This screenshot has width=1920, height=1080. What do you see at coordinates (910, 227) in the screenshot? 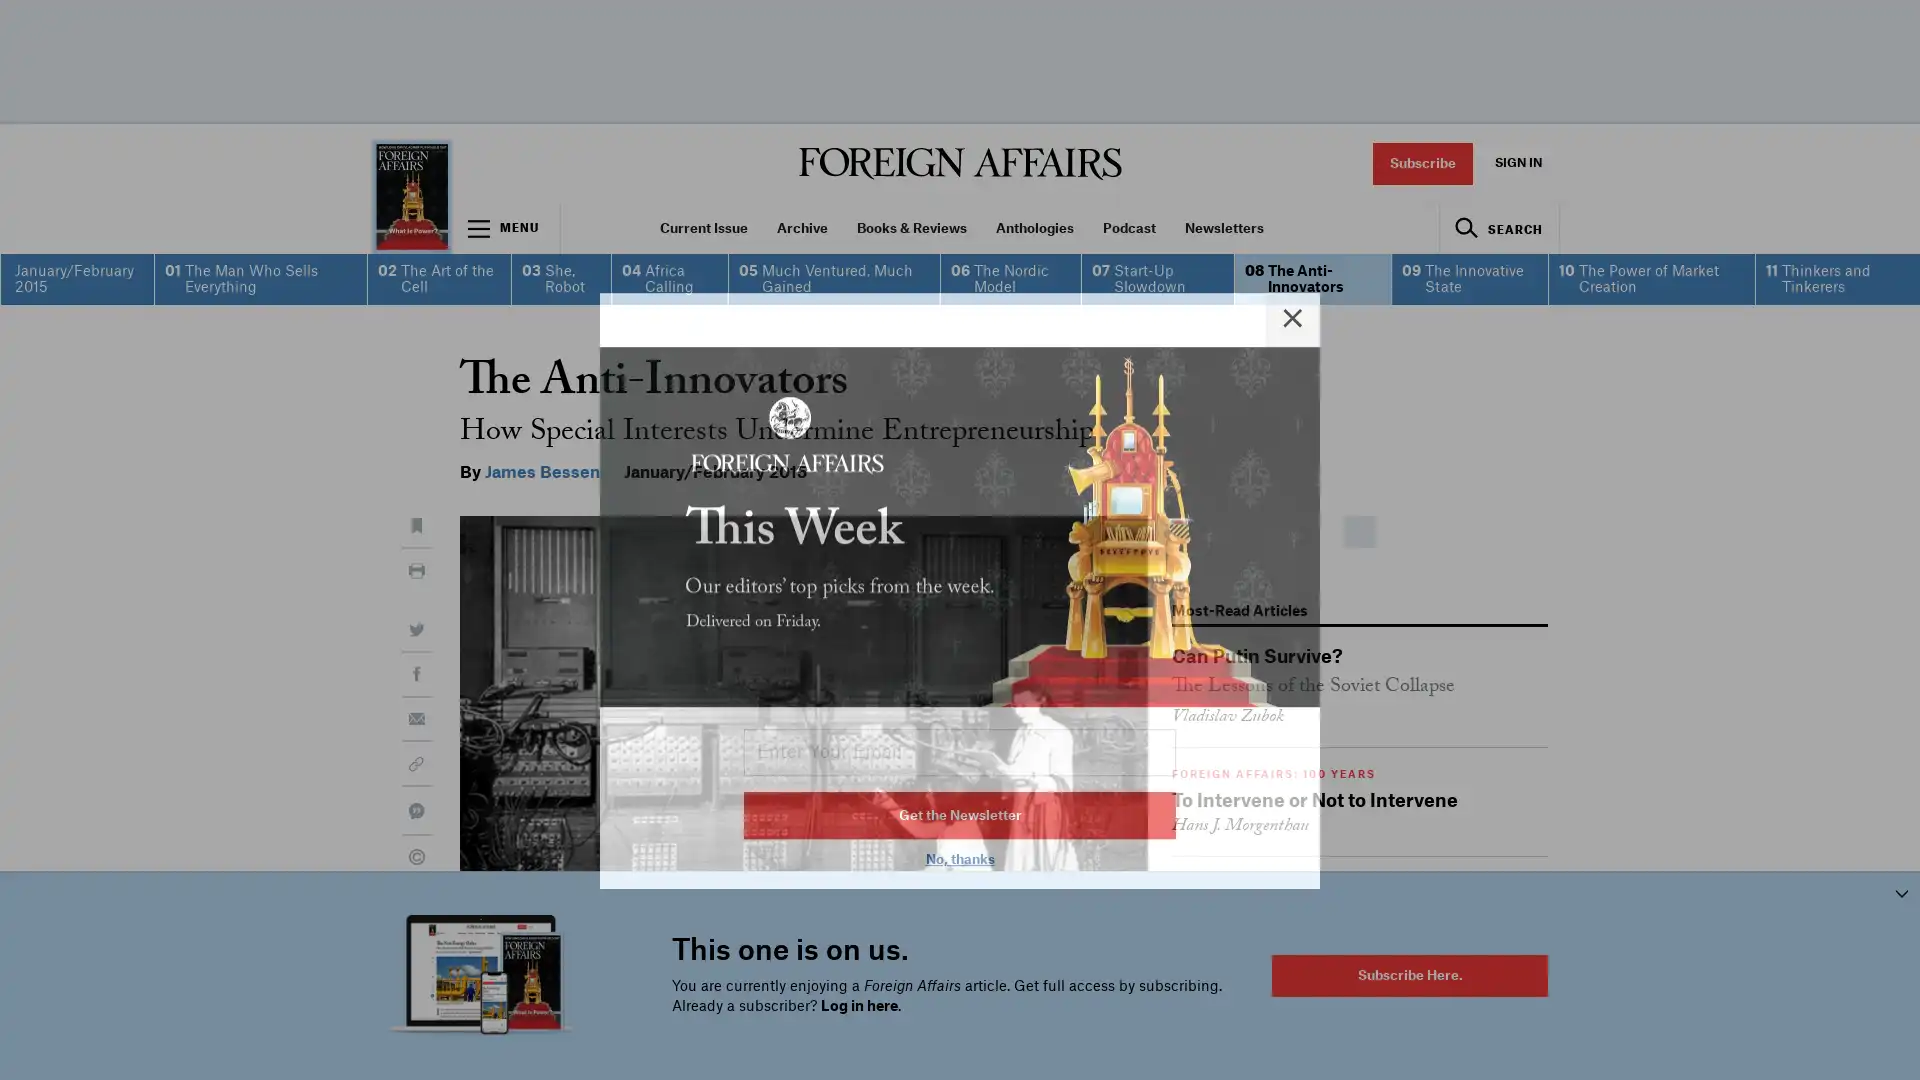
I see `Books & Reviews` at bounding box center [910, 227].